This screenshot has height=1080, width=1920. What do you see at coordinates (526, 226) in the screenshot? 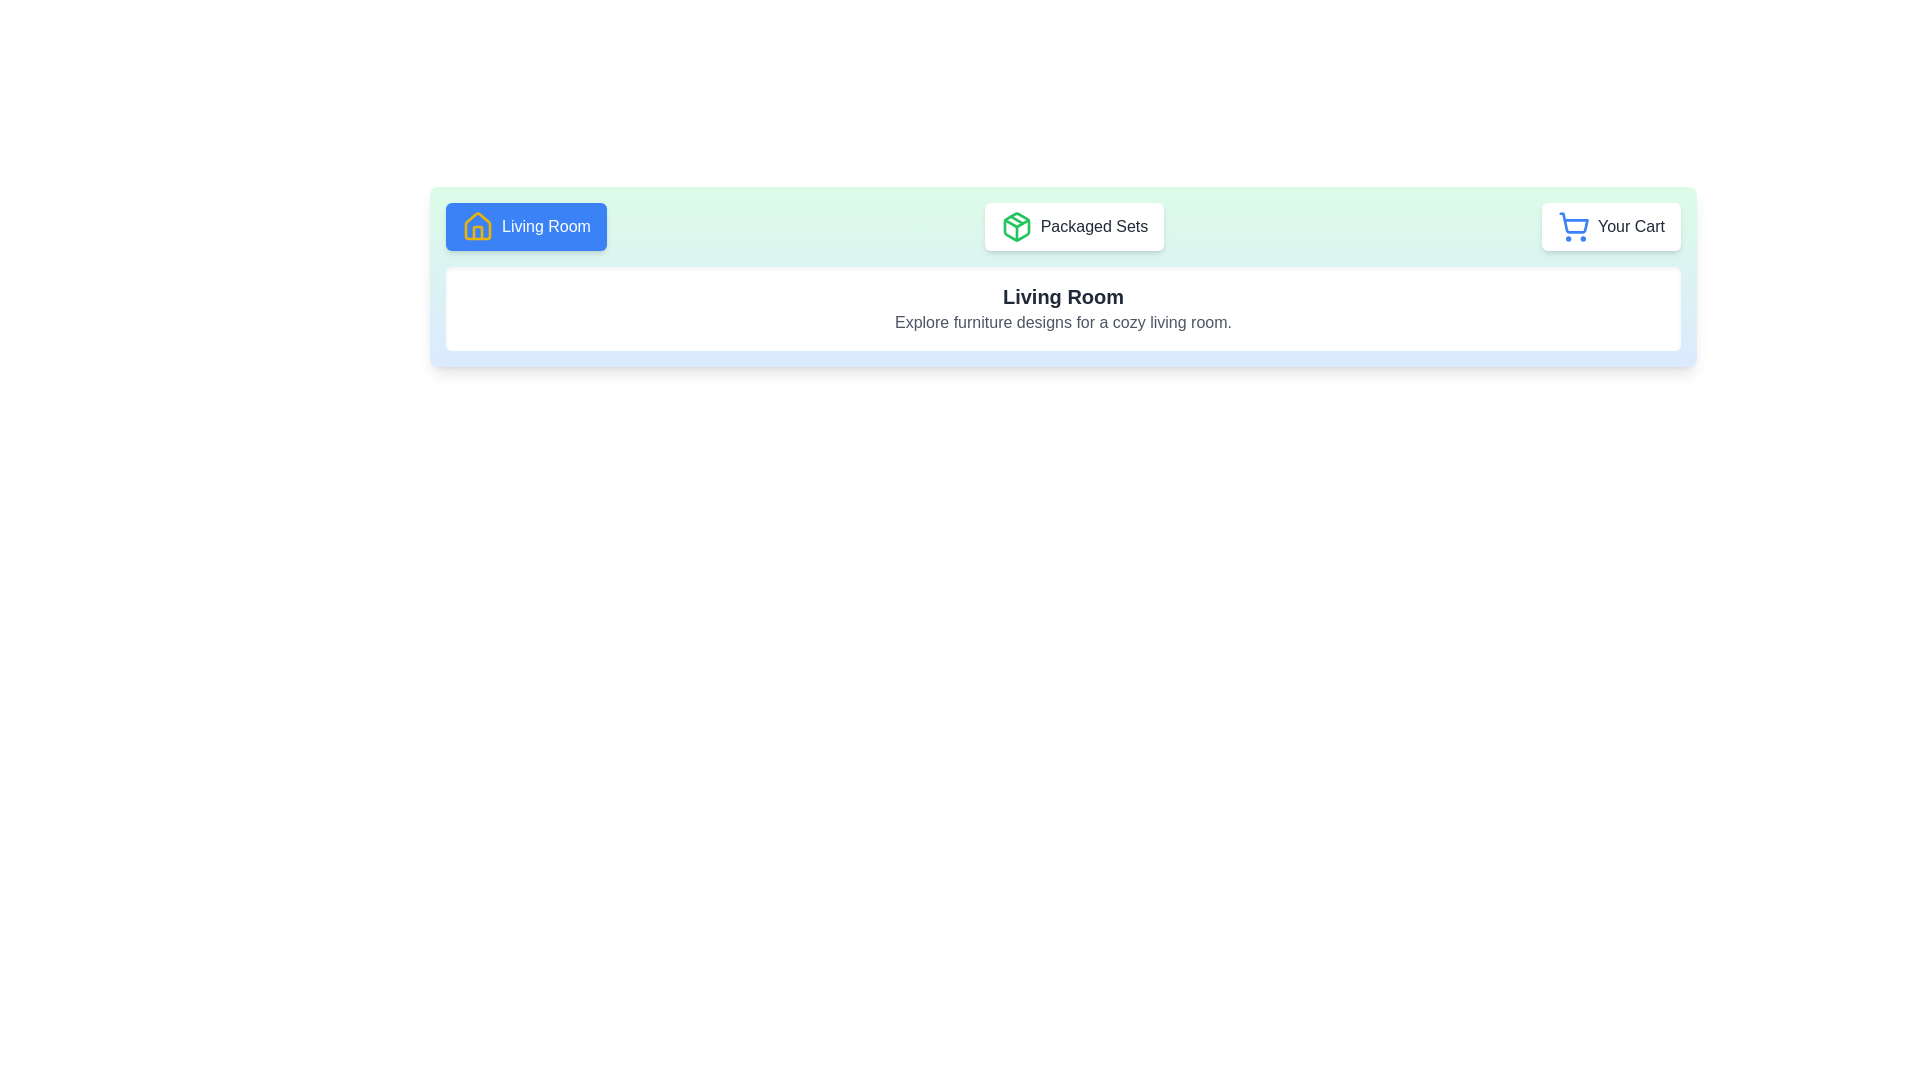
I see `the feature Living Room by clicking the corresponding button` at bounding box center [526, 226].